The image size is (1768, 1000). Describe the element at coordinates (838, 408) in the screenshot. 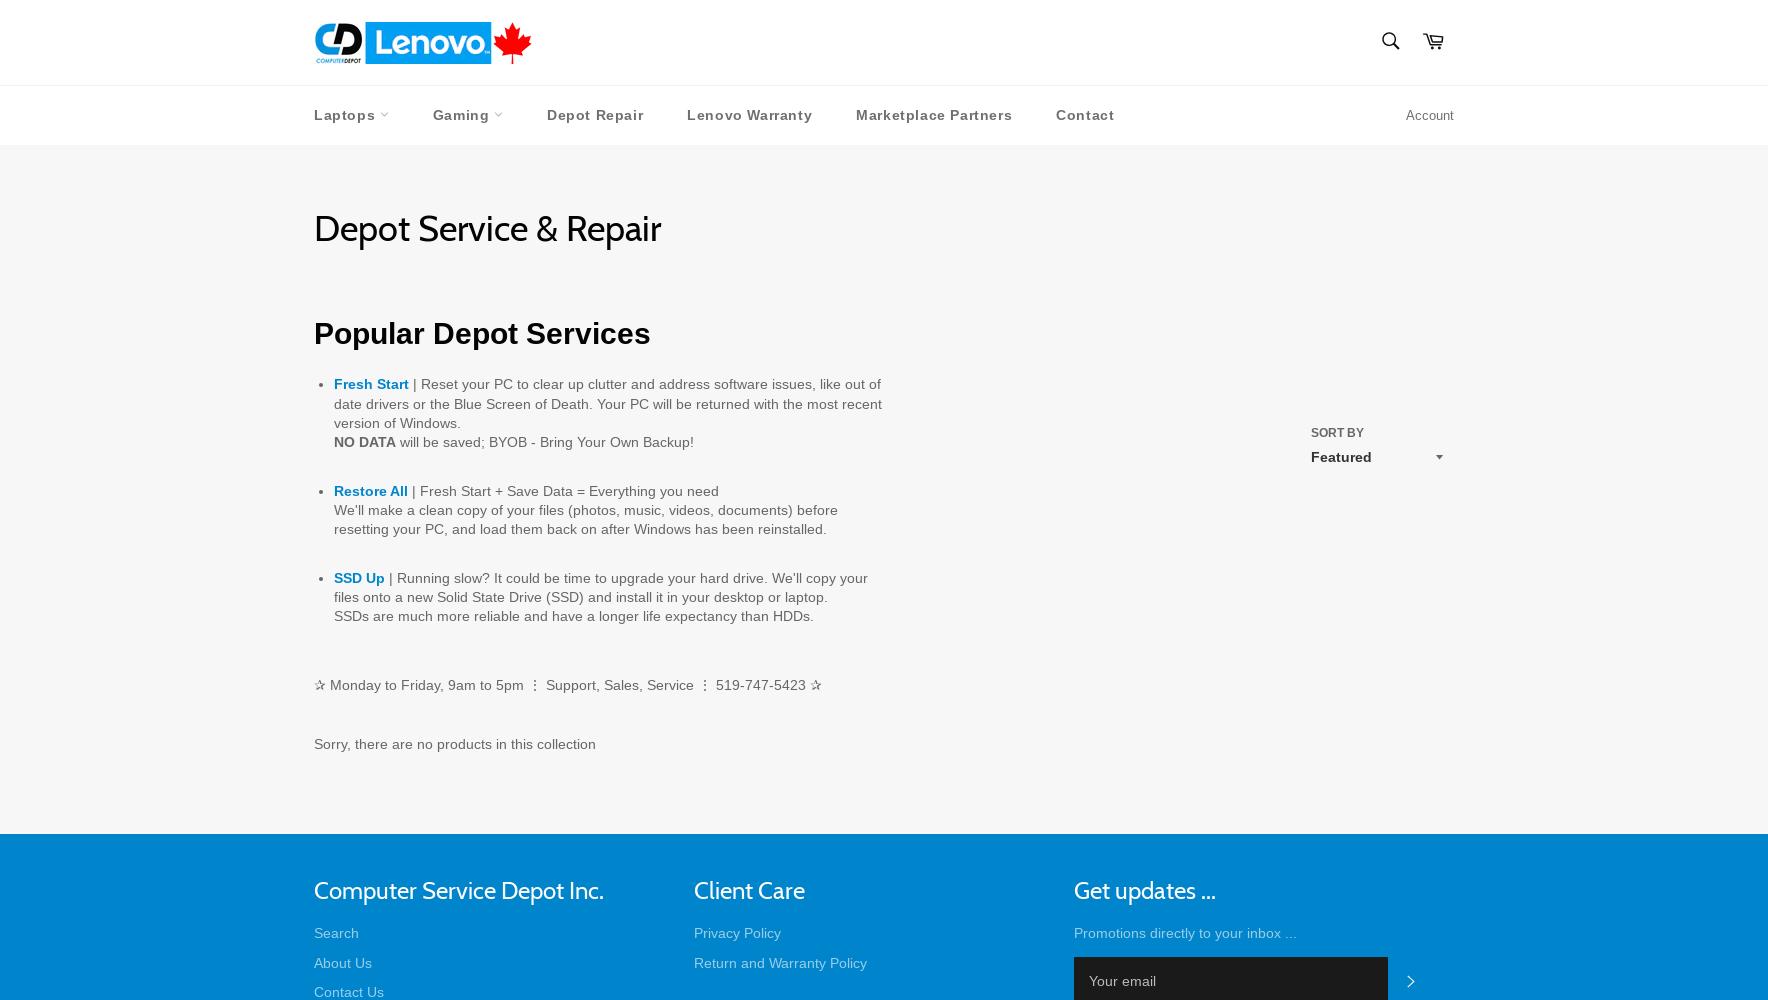

I see `'$2,113'` at that location.